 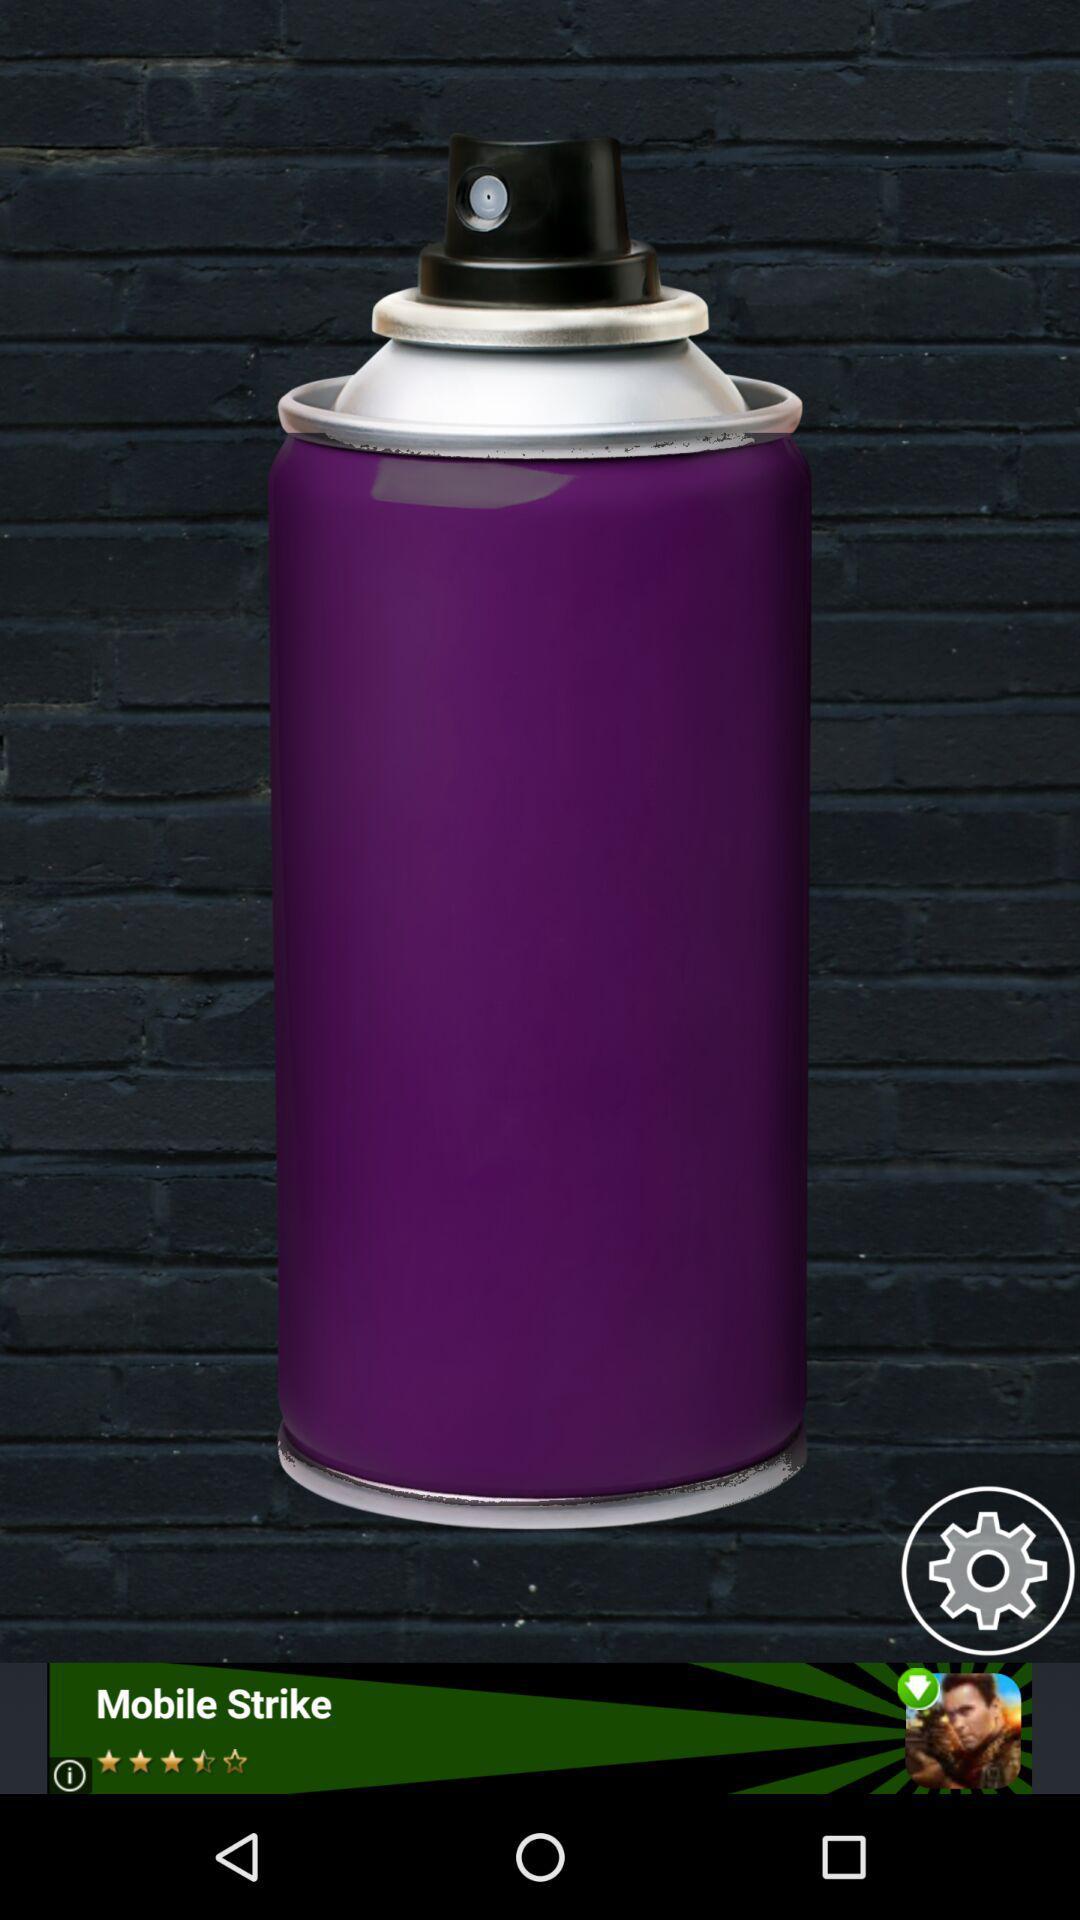 I want to click on the icon at the bottom right corner, so click(x=987, y=1569).